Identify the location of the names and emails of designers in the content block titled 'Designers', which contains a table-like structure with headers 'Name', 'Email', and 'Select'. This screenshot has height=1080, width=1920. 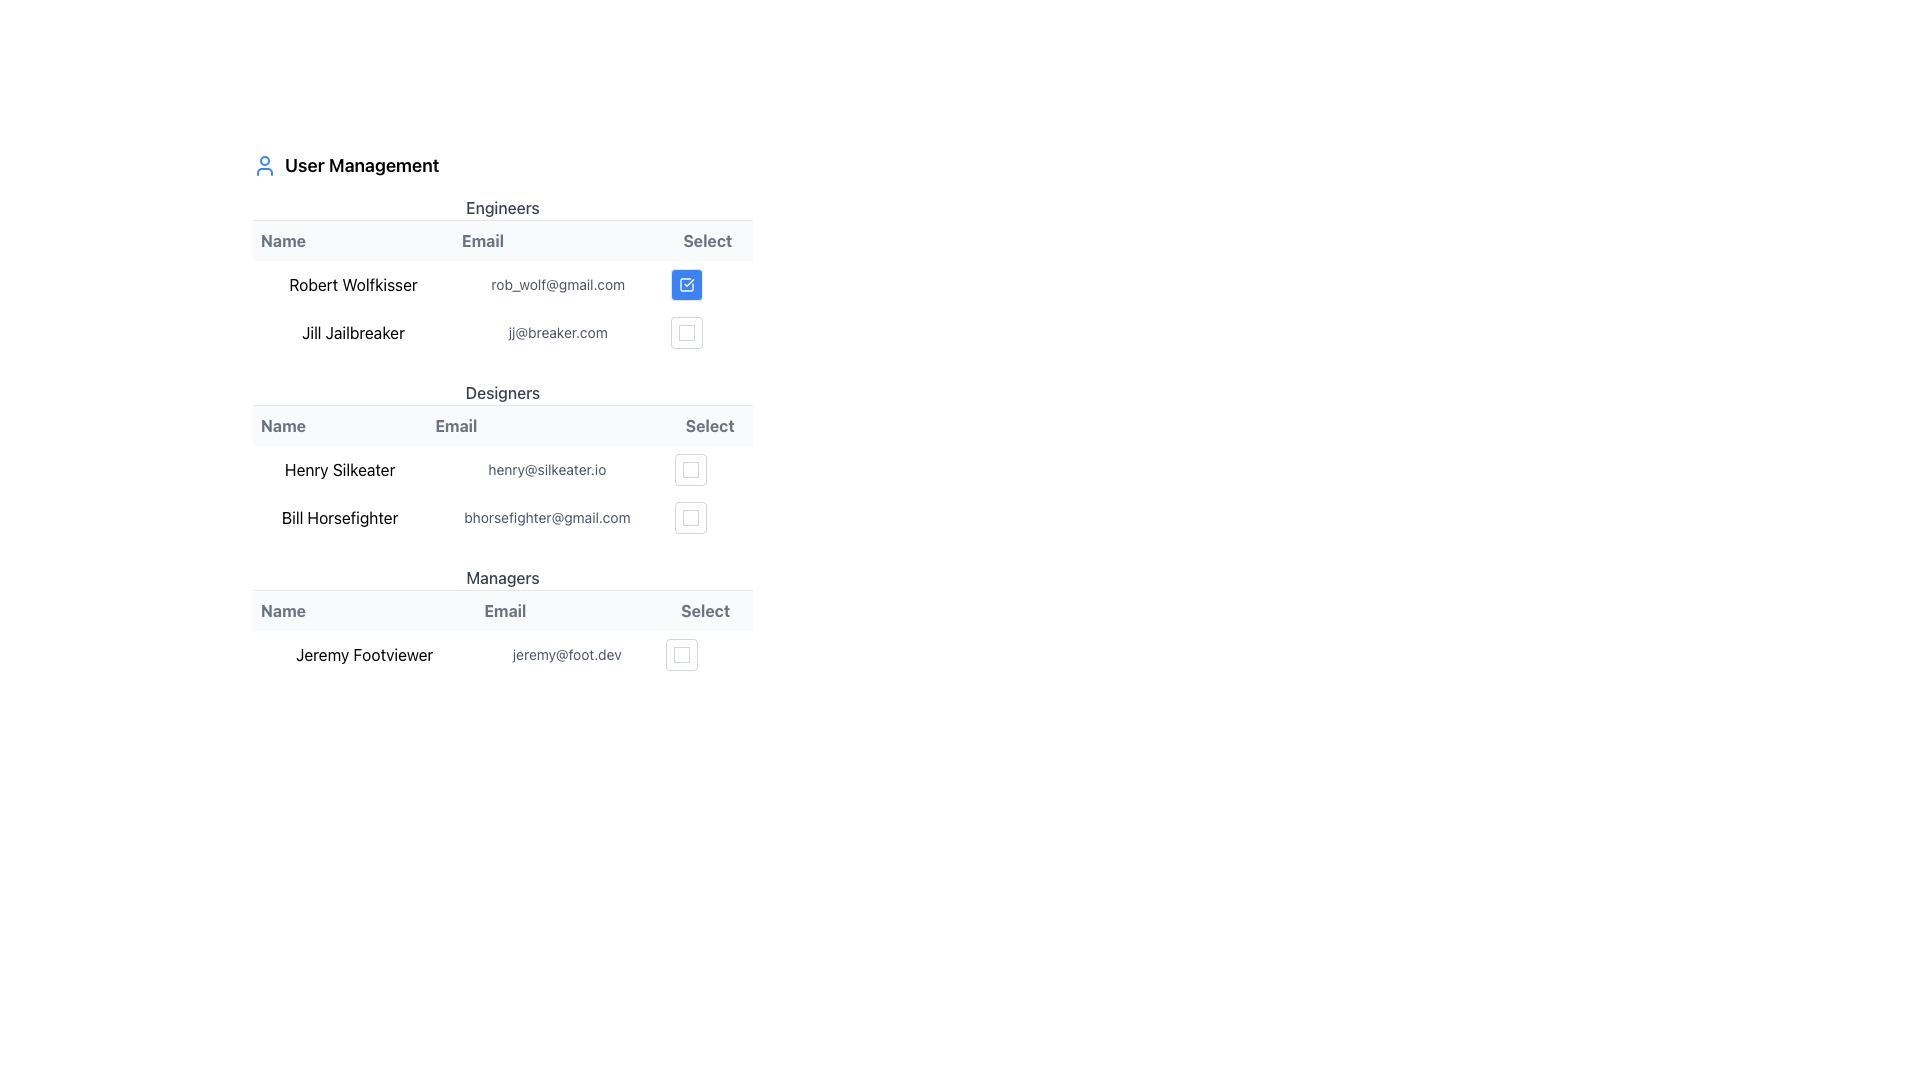
(503, 461).